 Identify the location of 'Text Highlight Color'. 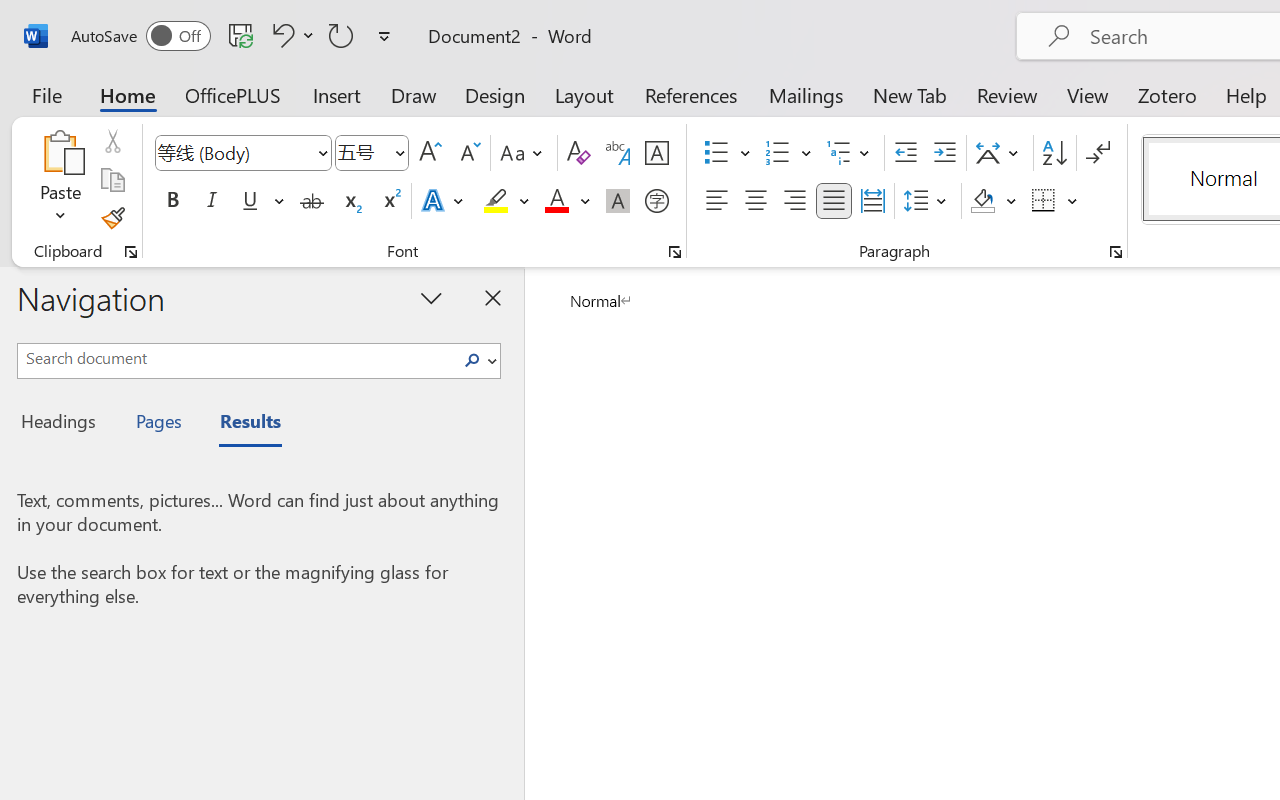
(506, 201).